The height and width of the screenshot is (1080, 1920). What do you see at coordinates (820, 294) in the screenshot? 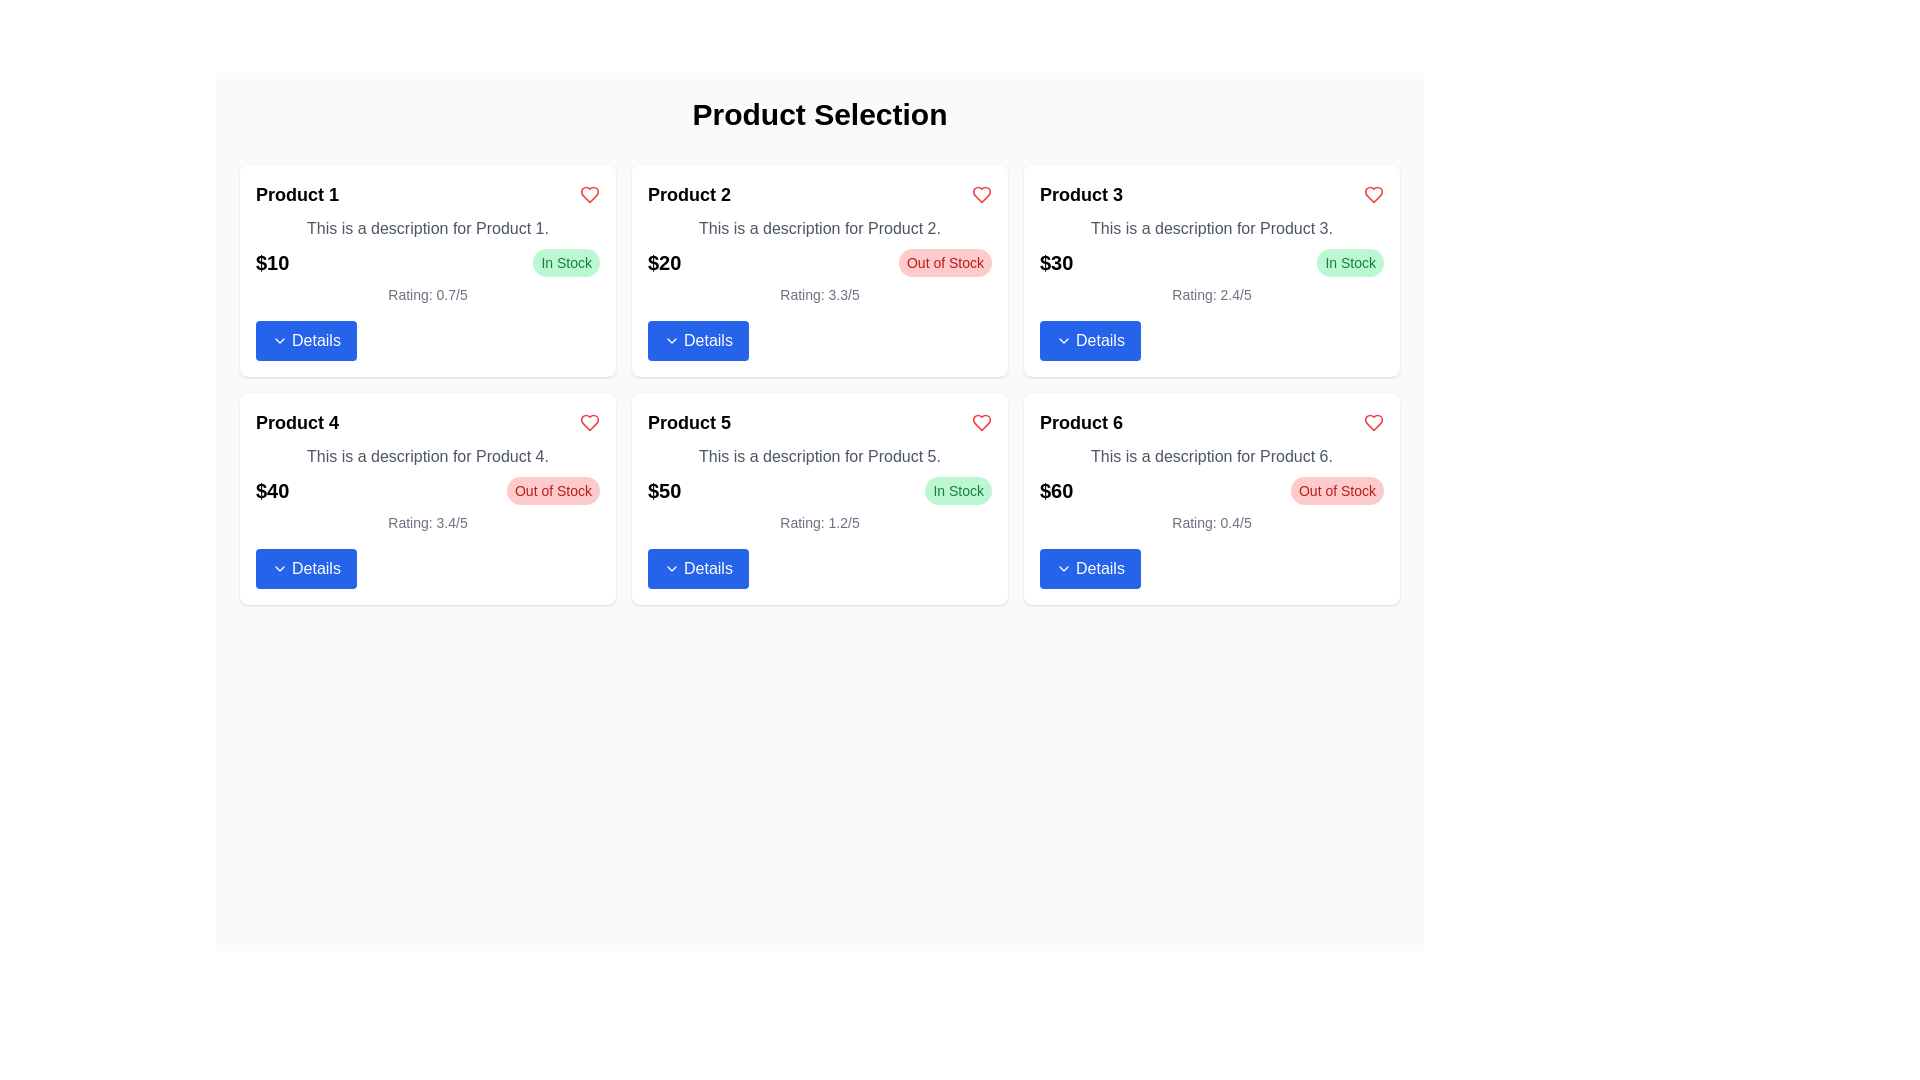
I see `the Text Display that shows the product rating for 'Product 2', located below the price '$20' and stock status 'Out of Stock', and above the 'Details' button` at bounding box center [820, 294].